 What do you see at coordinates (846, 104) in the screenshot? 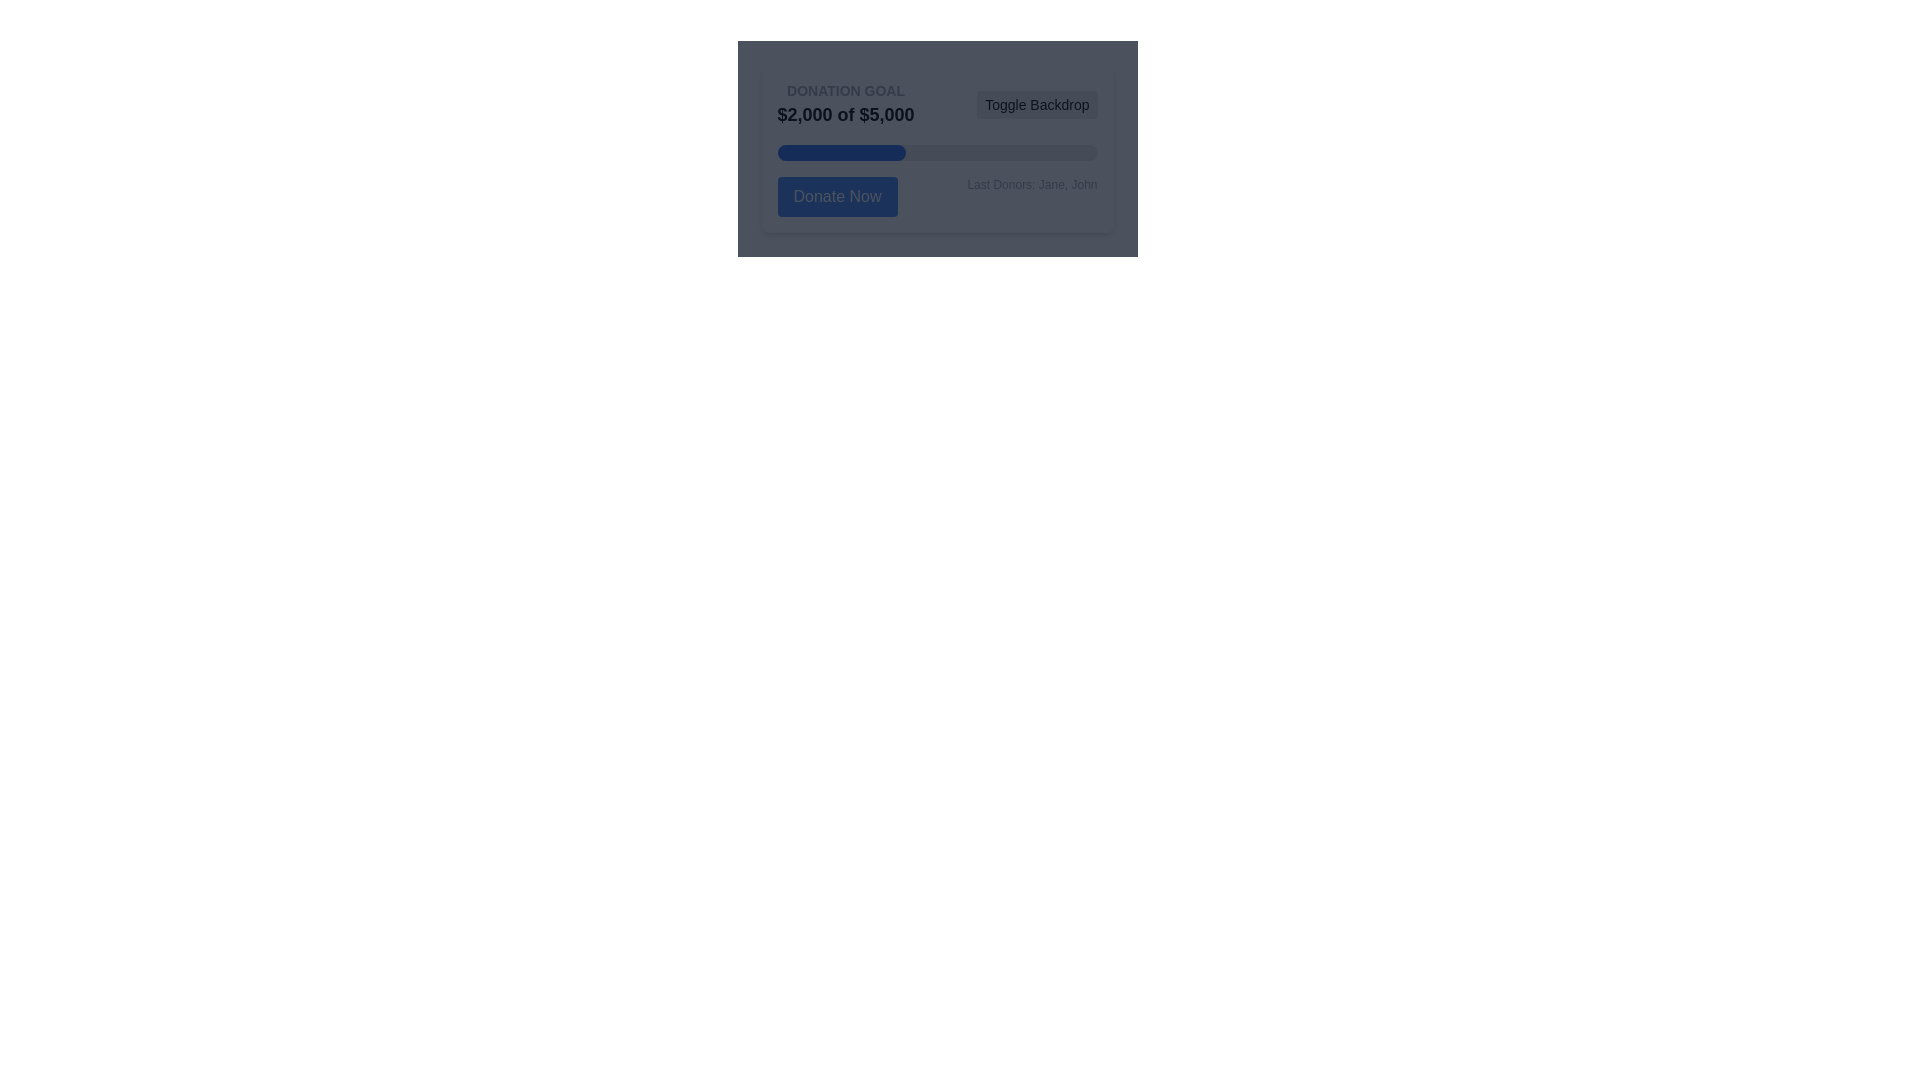
I see `the Text display element that shows the funding goal, which includes the current amount collected and the target amount` at bounding box center [846, 104].